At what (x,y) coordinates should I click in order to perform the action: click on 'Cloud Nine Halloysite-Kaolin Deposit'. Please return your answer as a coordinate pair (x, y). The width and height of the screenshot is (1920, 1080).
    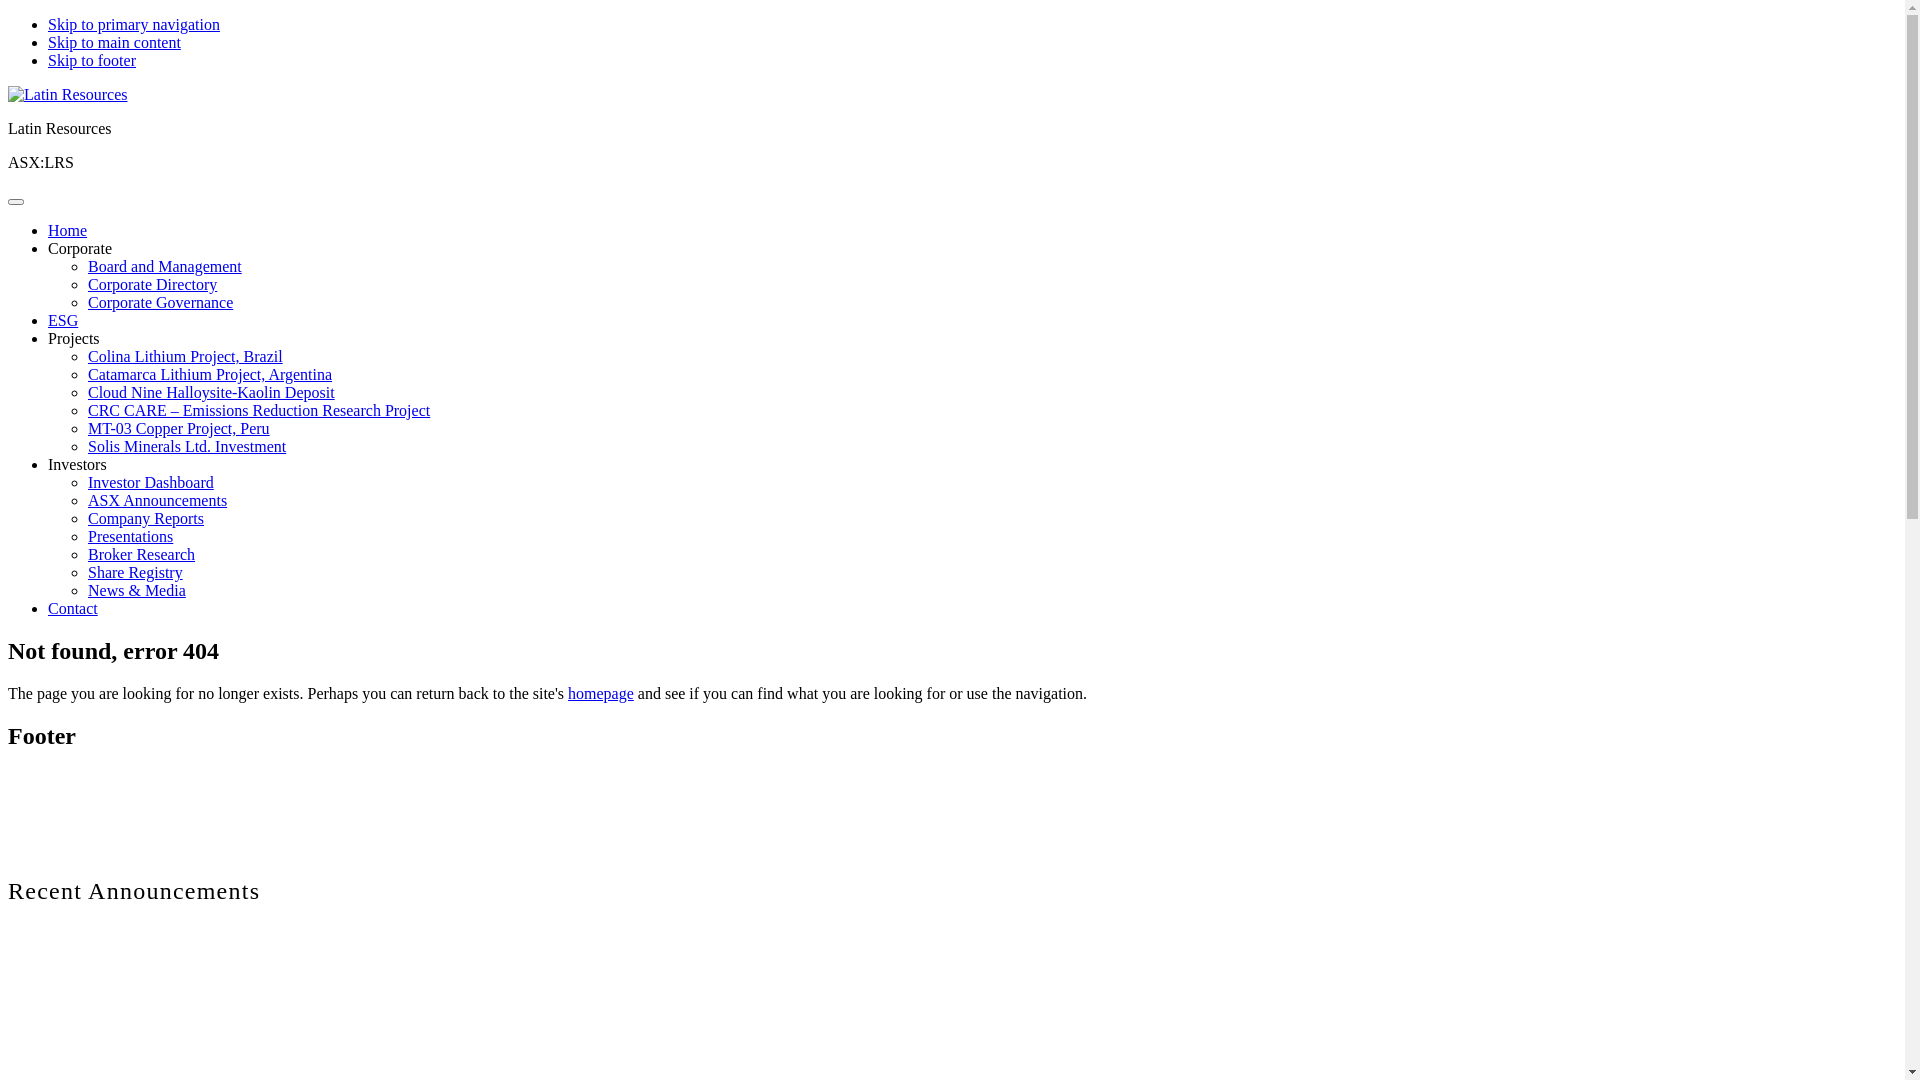
    Looking at the image, I should click on (211, 392).